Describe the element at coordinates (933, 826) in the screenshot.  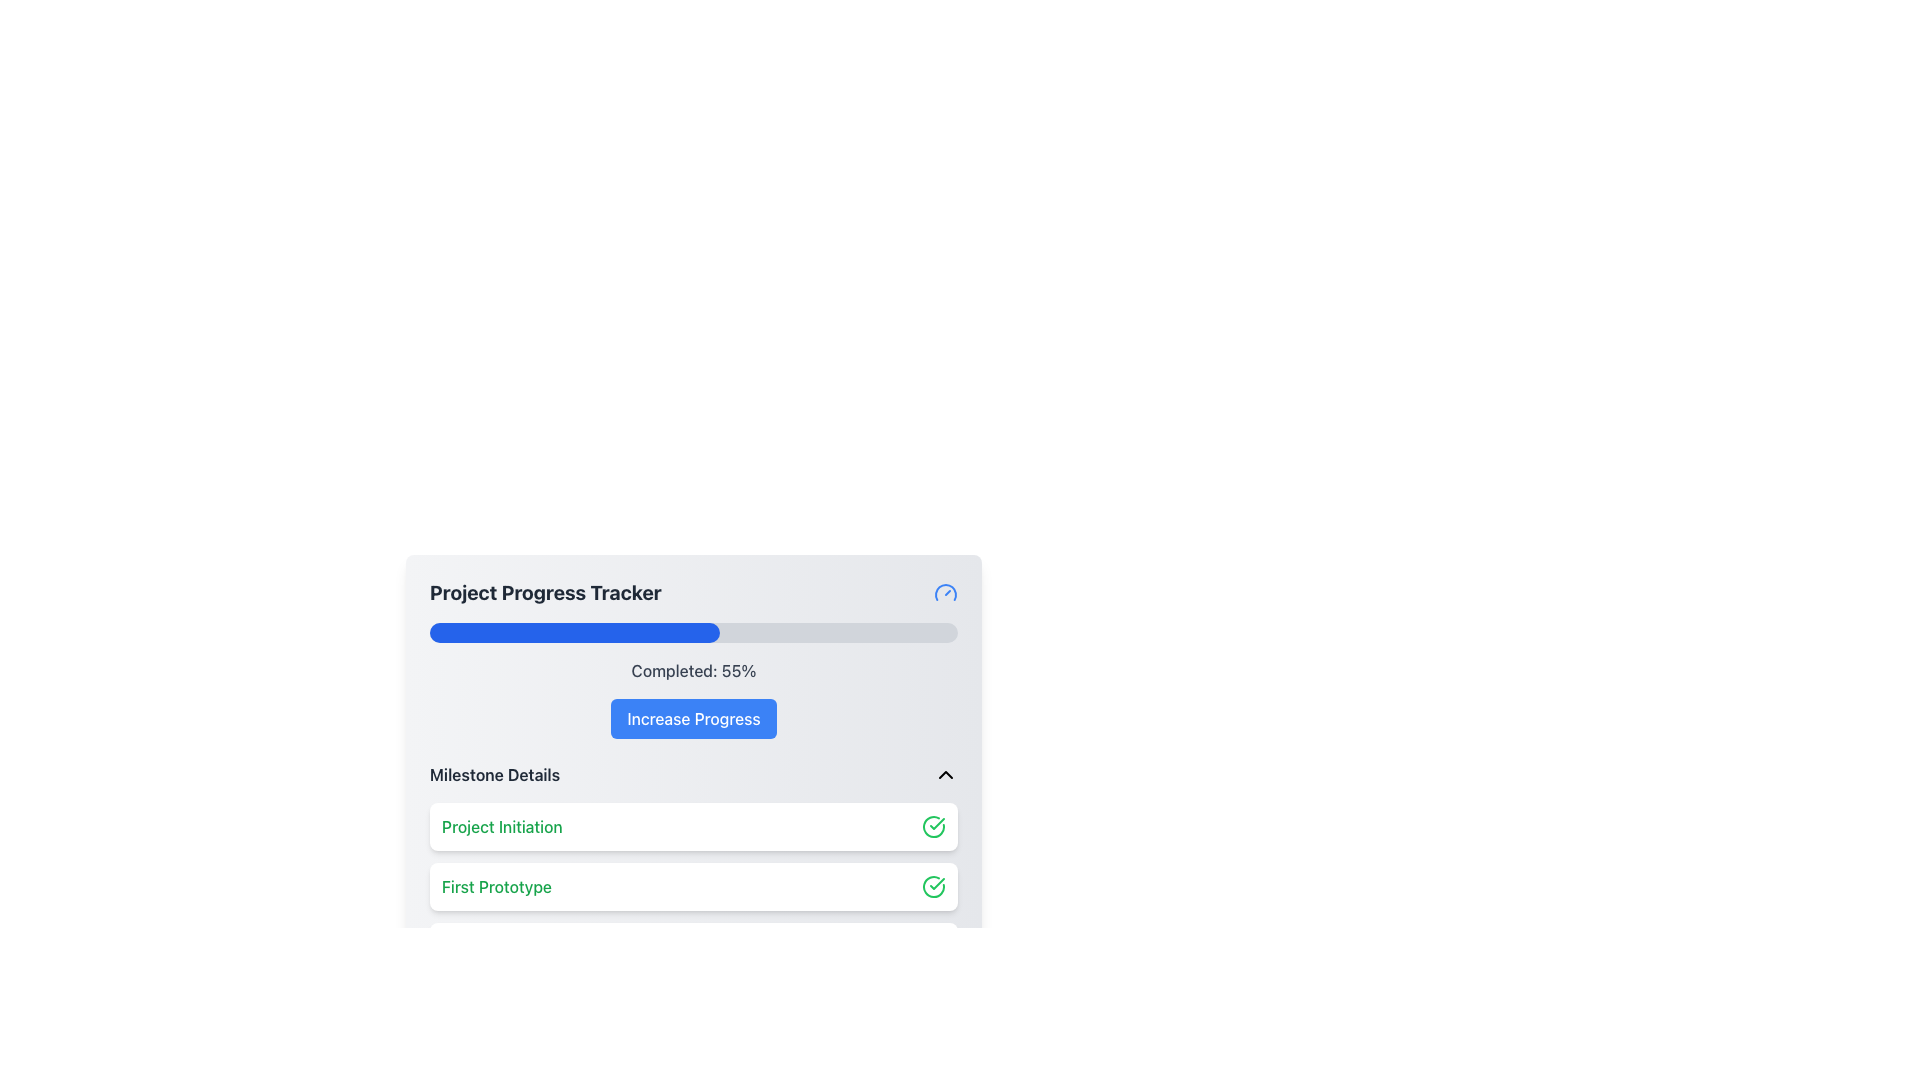
I see `the green checkmark icon inside a circle, which indicates the status of the 'Project Initiation' milestone, located at the right end of the 'Project Initiation' box in the 'Milestone Details' section` at that location.